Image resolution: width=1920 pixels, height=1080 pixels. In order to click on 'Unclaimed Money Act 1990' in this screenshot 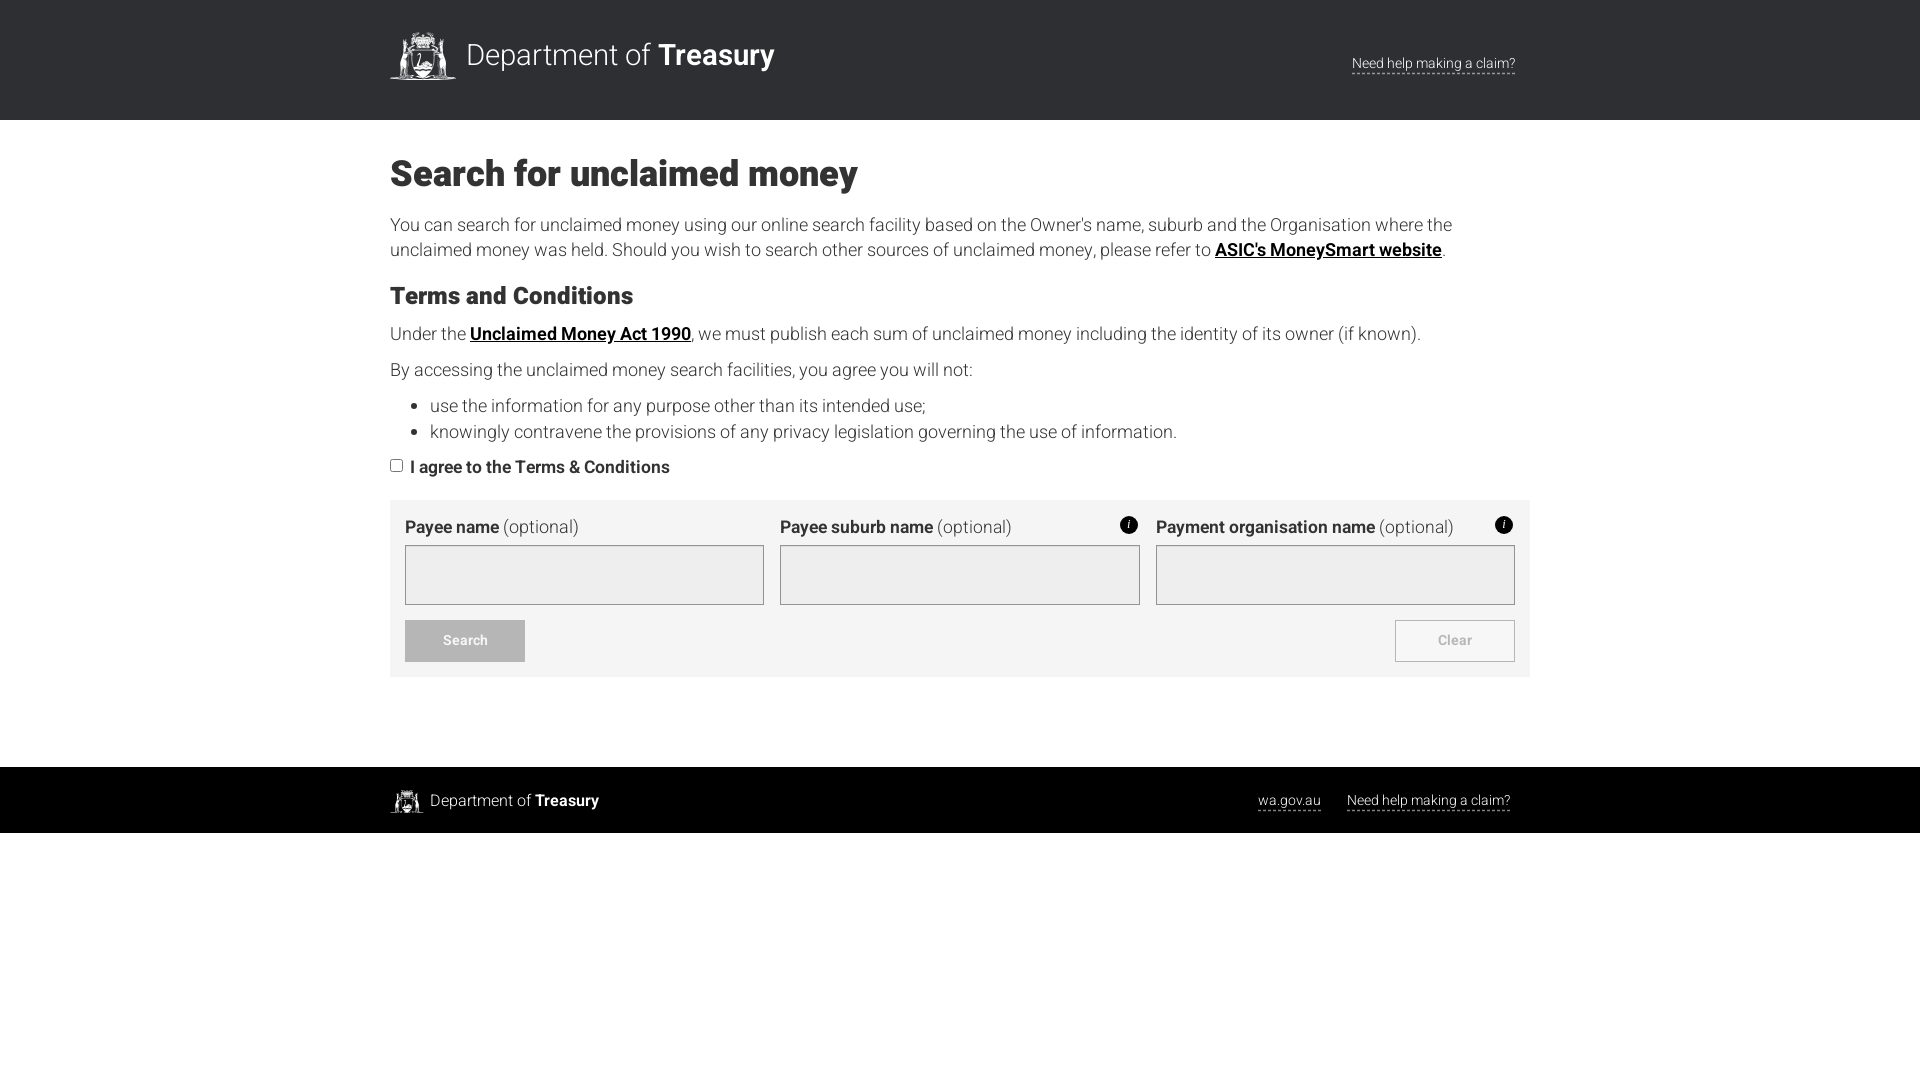, I will do `click(579, 333)`.